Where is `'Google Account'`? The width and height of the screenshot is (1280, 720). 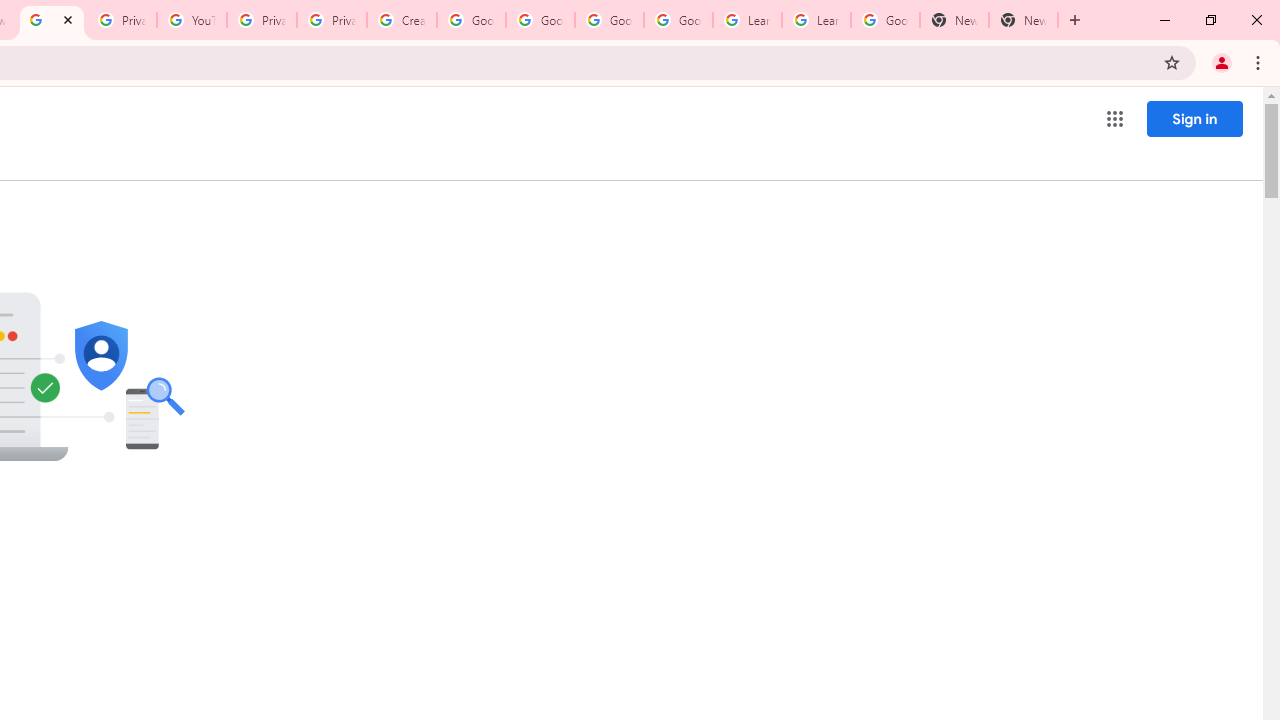
'Google Account' is located at coordinates (884, 20).